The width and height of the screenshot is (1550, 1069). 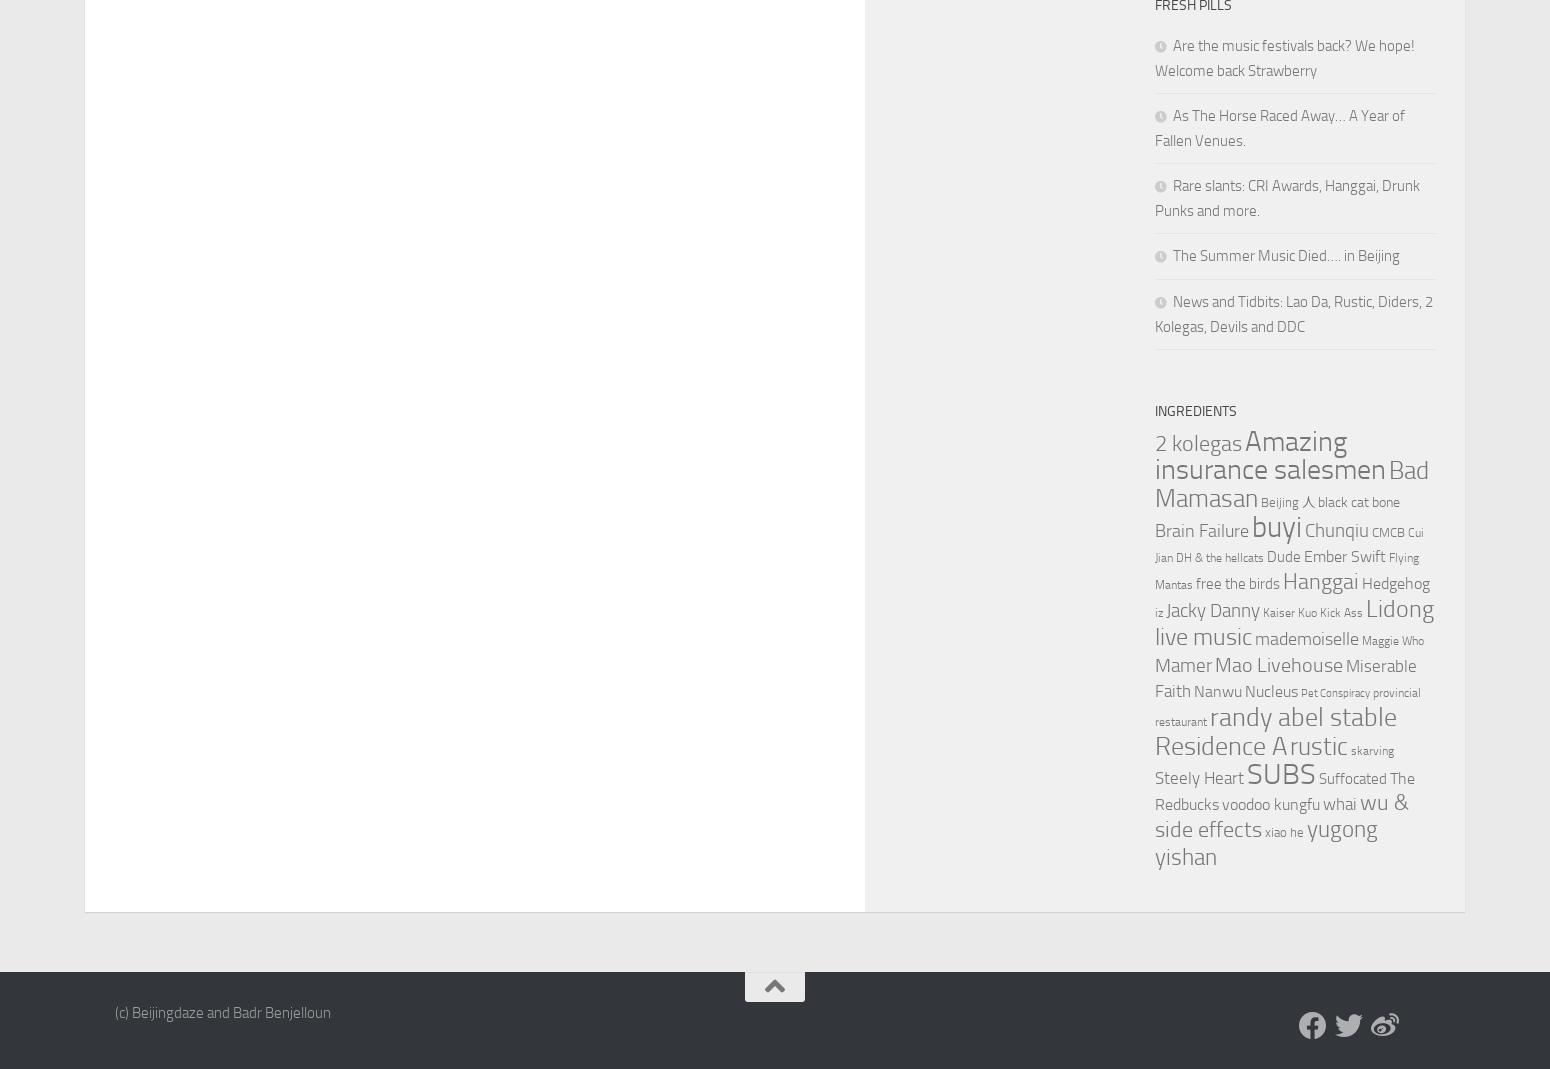 What do you see at coordinates (1183, 664) in the screenshot?
I see `'Mamer'` at bounding box center [1183, 664].